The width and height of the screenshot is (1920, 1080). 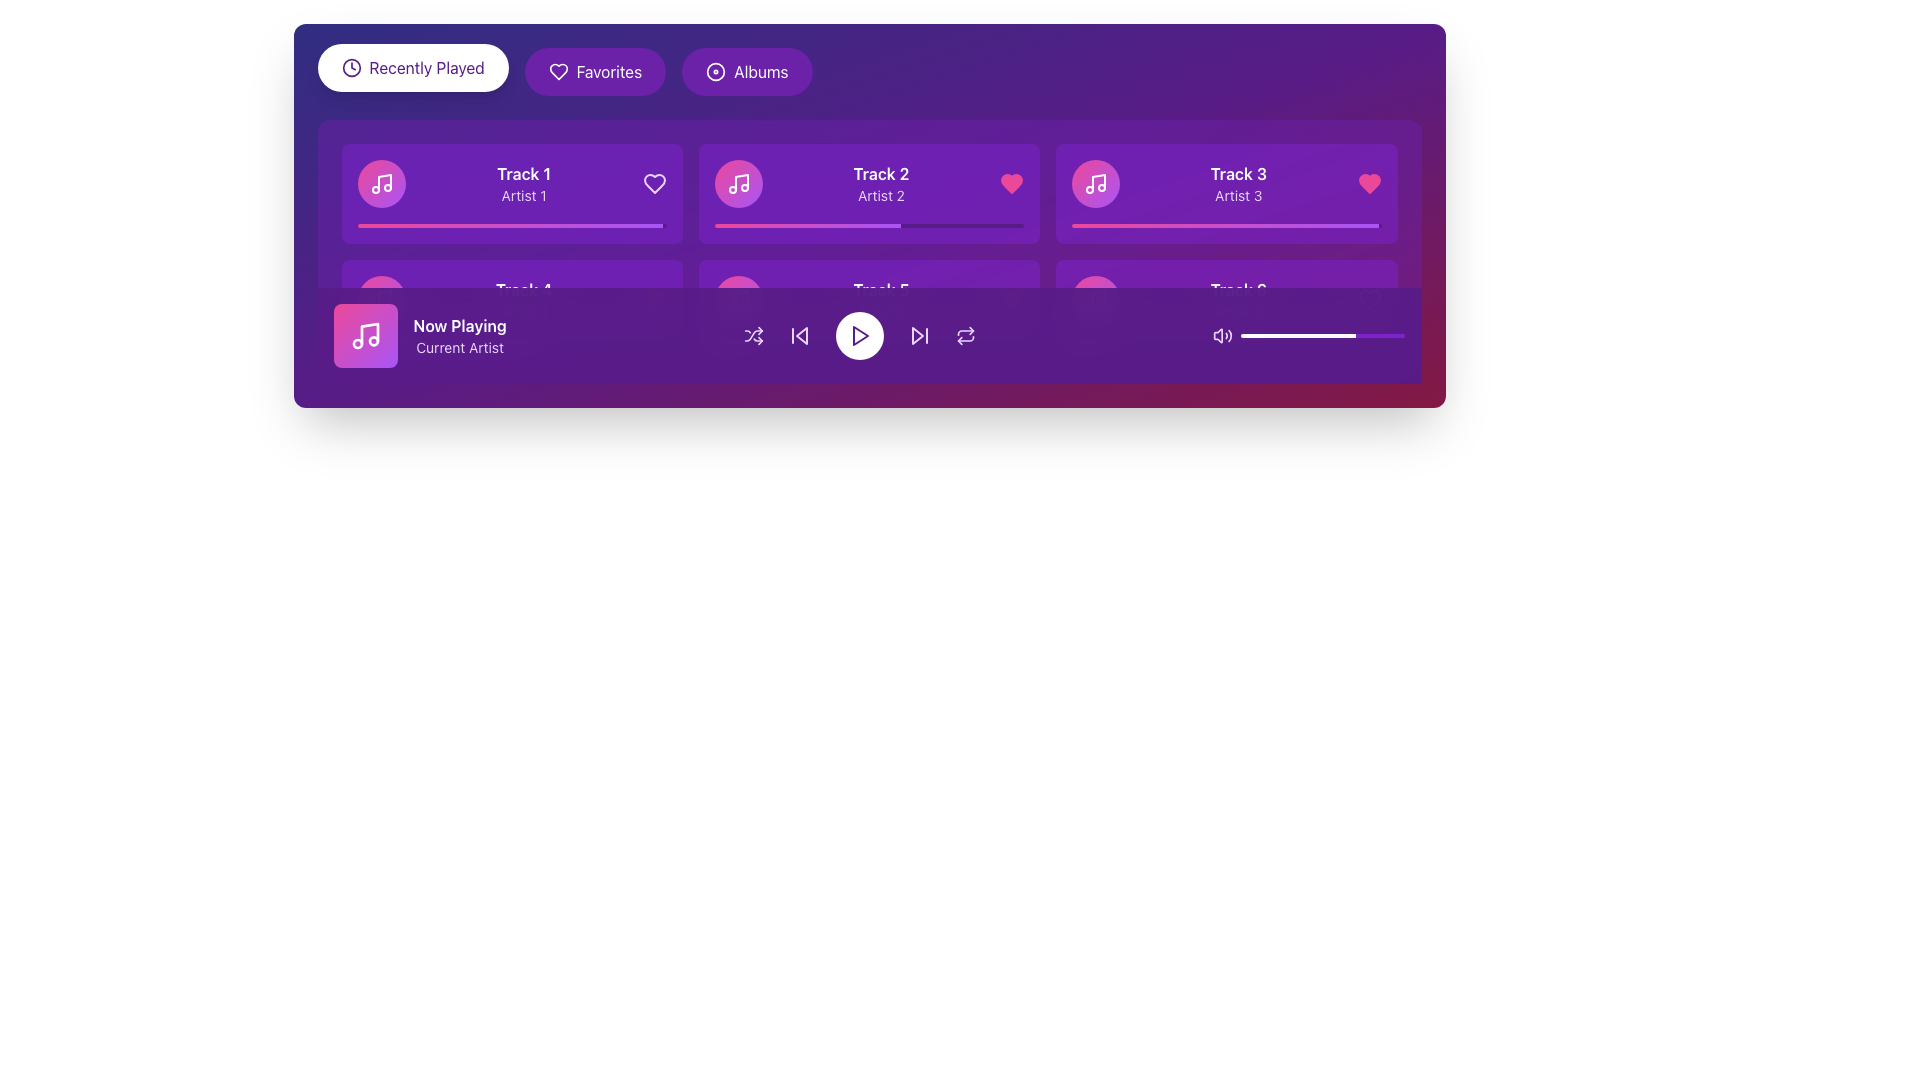 What do you see at coordinates (512, 184) in the screenshot?
I see `the music track list item displaying 'Track 1' by 'Artist 1'` at bounding box center [512, 184].